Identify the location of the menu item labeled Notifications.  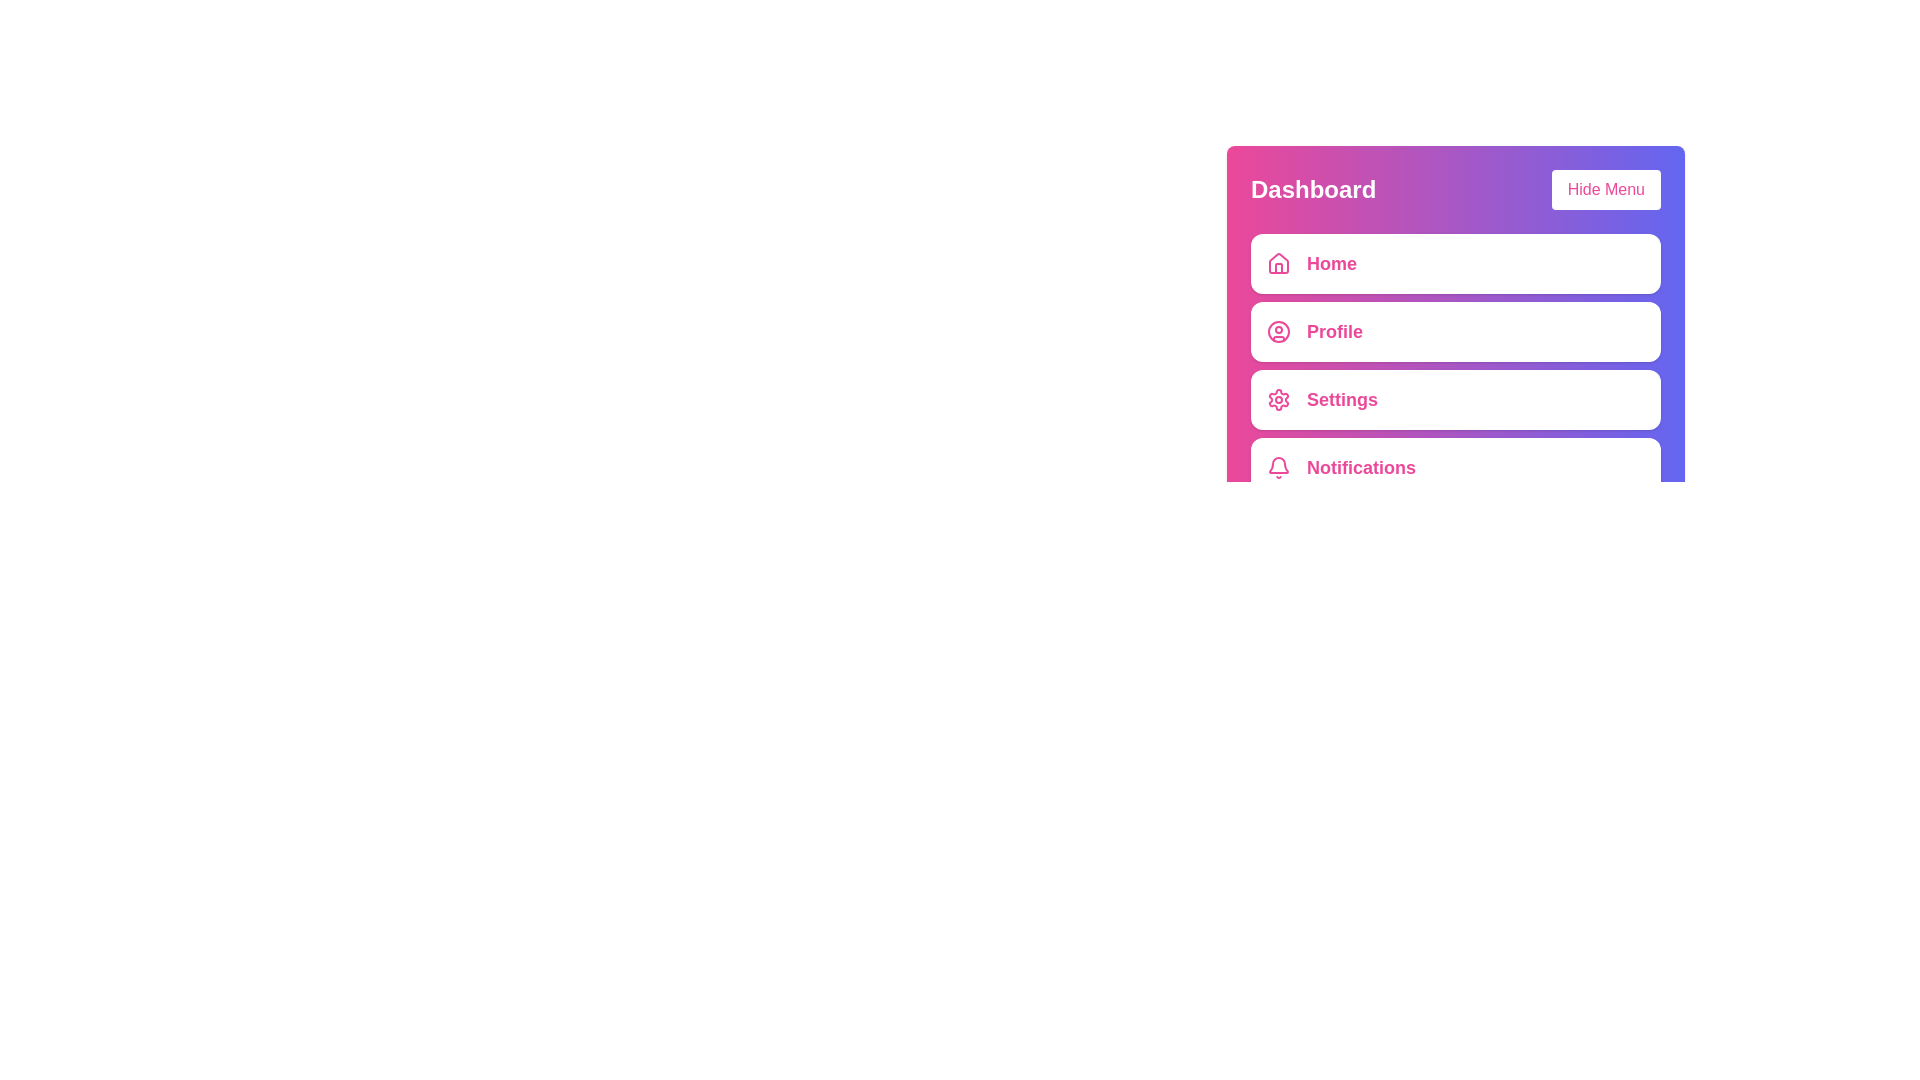
(1455, 467).